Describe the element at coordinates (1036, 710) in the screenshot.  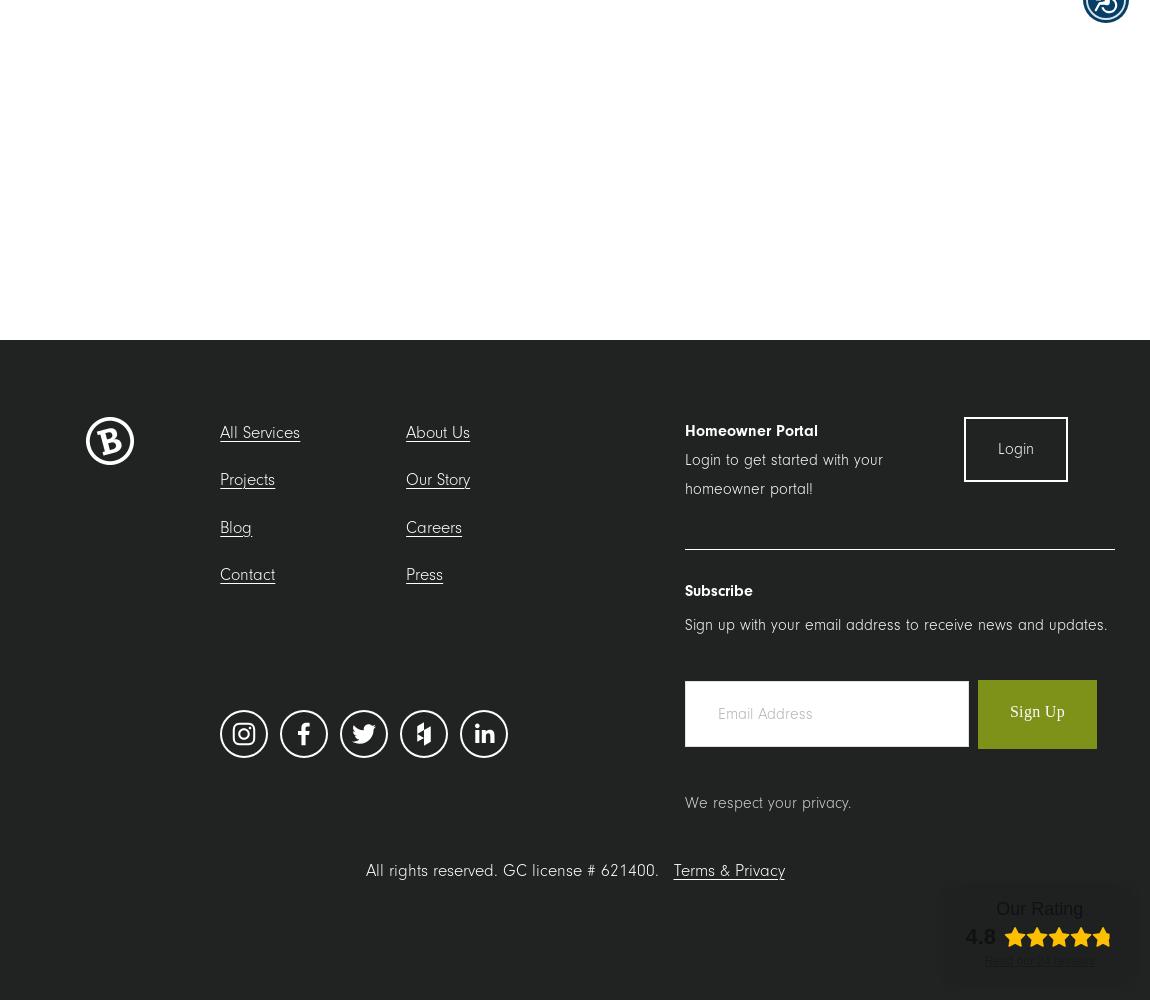
I see `'Sign Up'` at that location.